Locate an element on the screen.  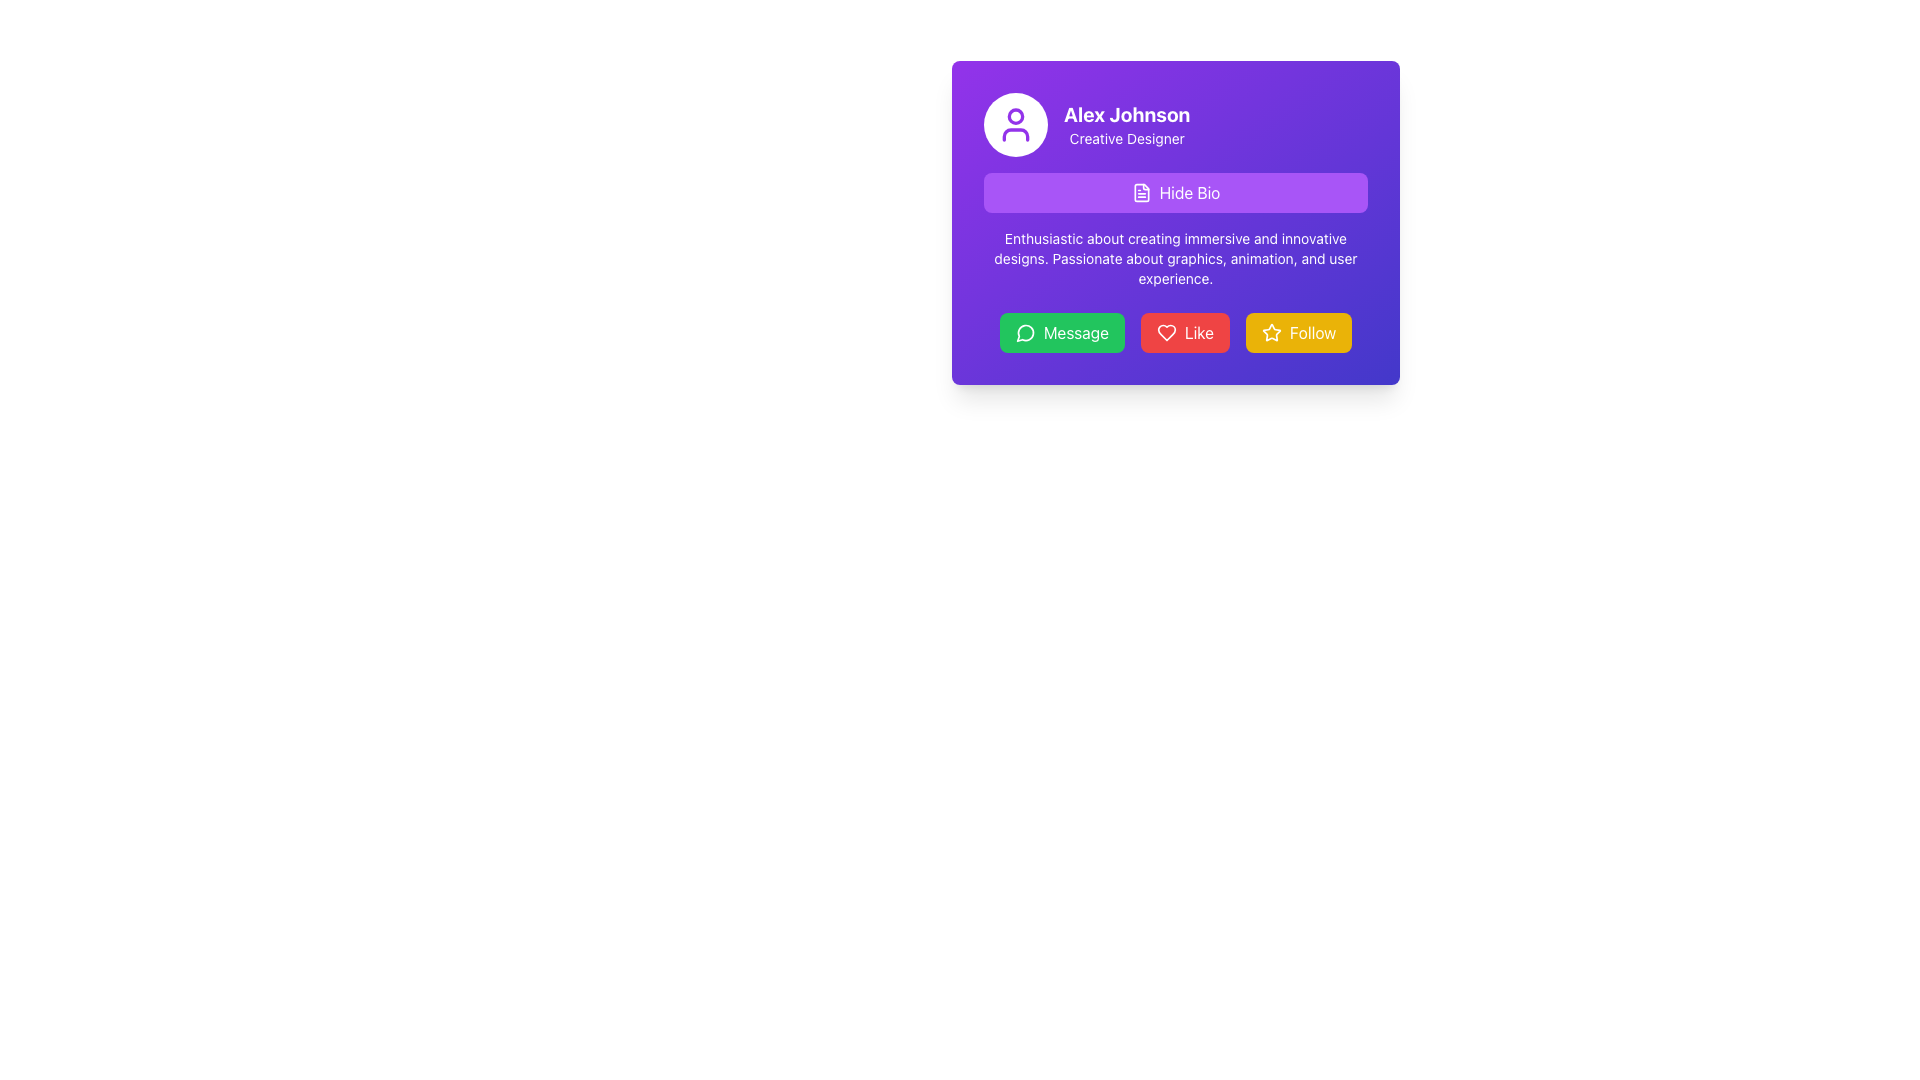
the 'Hide Bio' button, which has a purple background and white text, to hide the bio is located at coordinates (1176, 192).